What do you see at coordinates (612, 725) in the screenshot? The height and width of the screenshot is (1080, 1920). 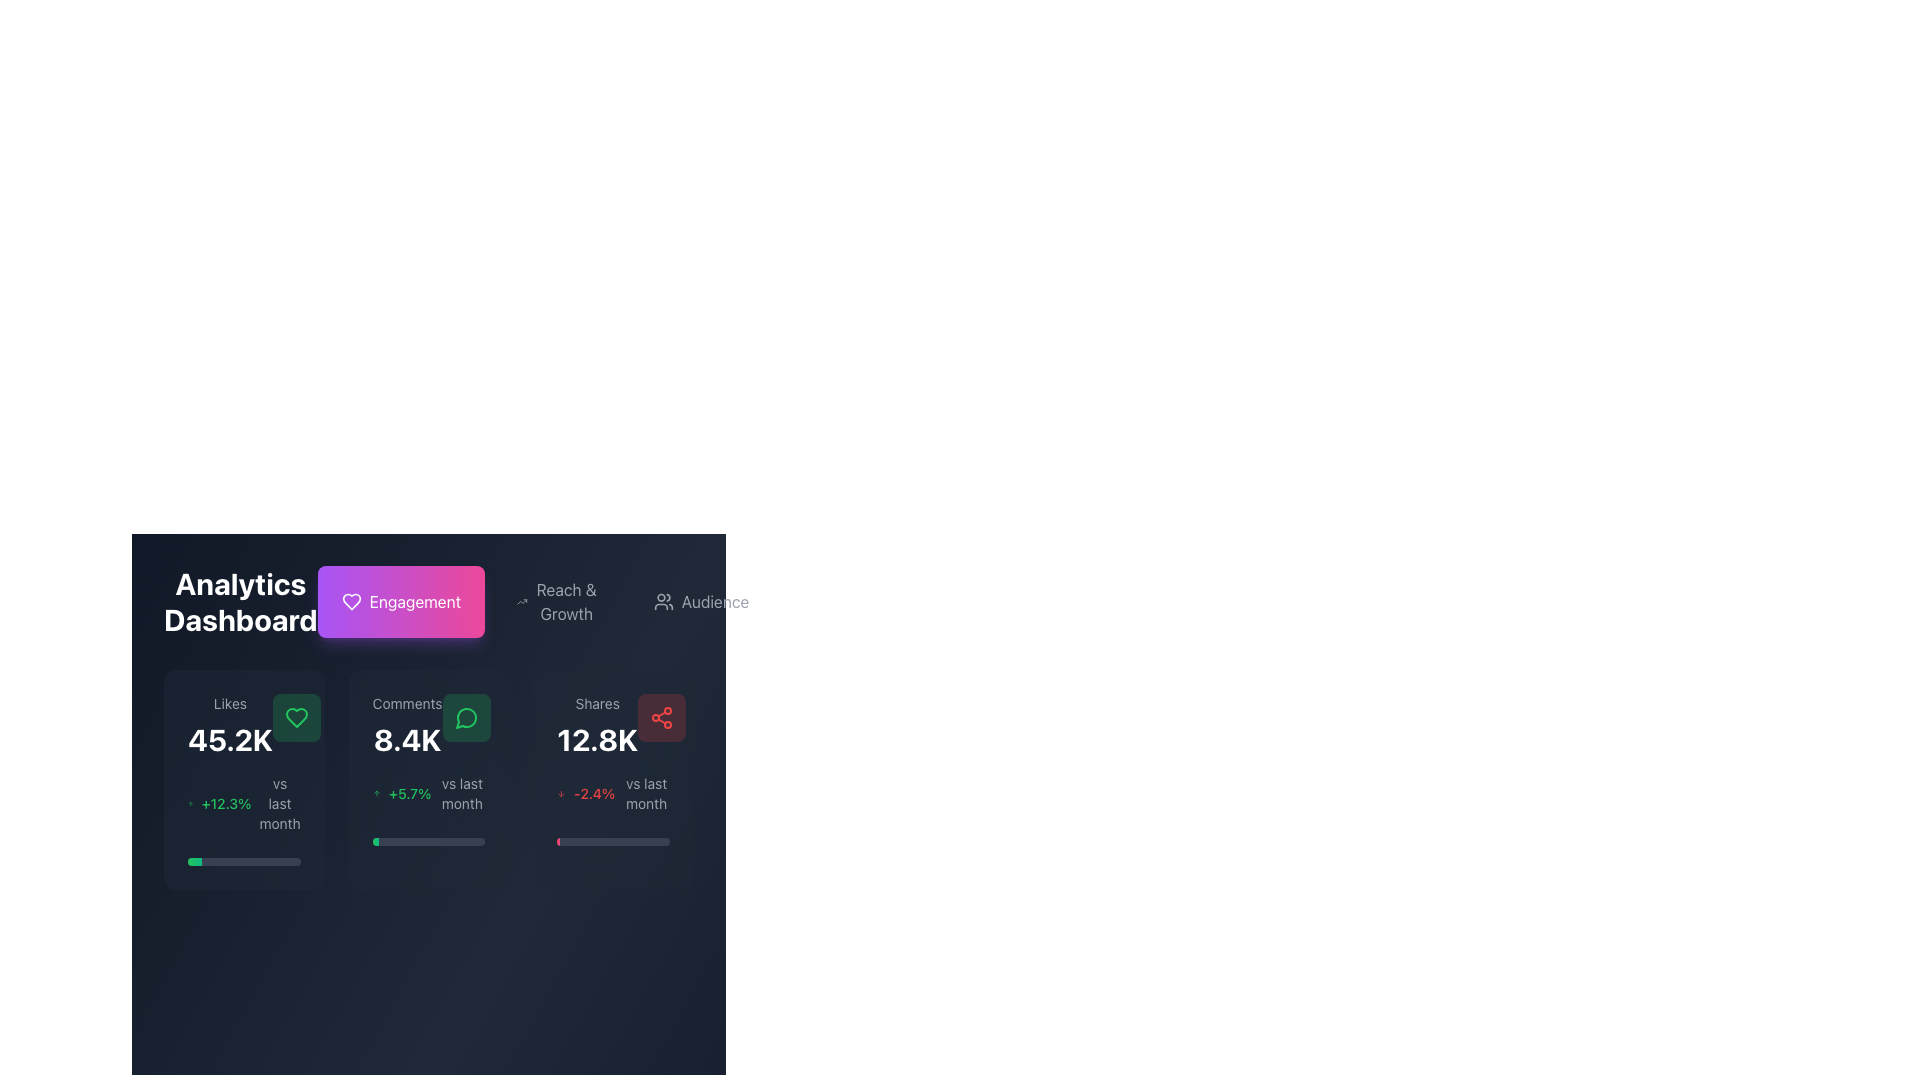 I see `the Text Display and Icon Combination that shows the number of shares (12.8K) below the text 'Shares' and to the left of a red share icon in the third column of the dashboard interface` at bounding box center [612, 725].